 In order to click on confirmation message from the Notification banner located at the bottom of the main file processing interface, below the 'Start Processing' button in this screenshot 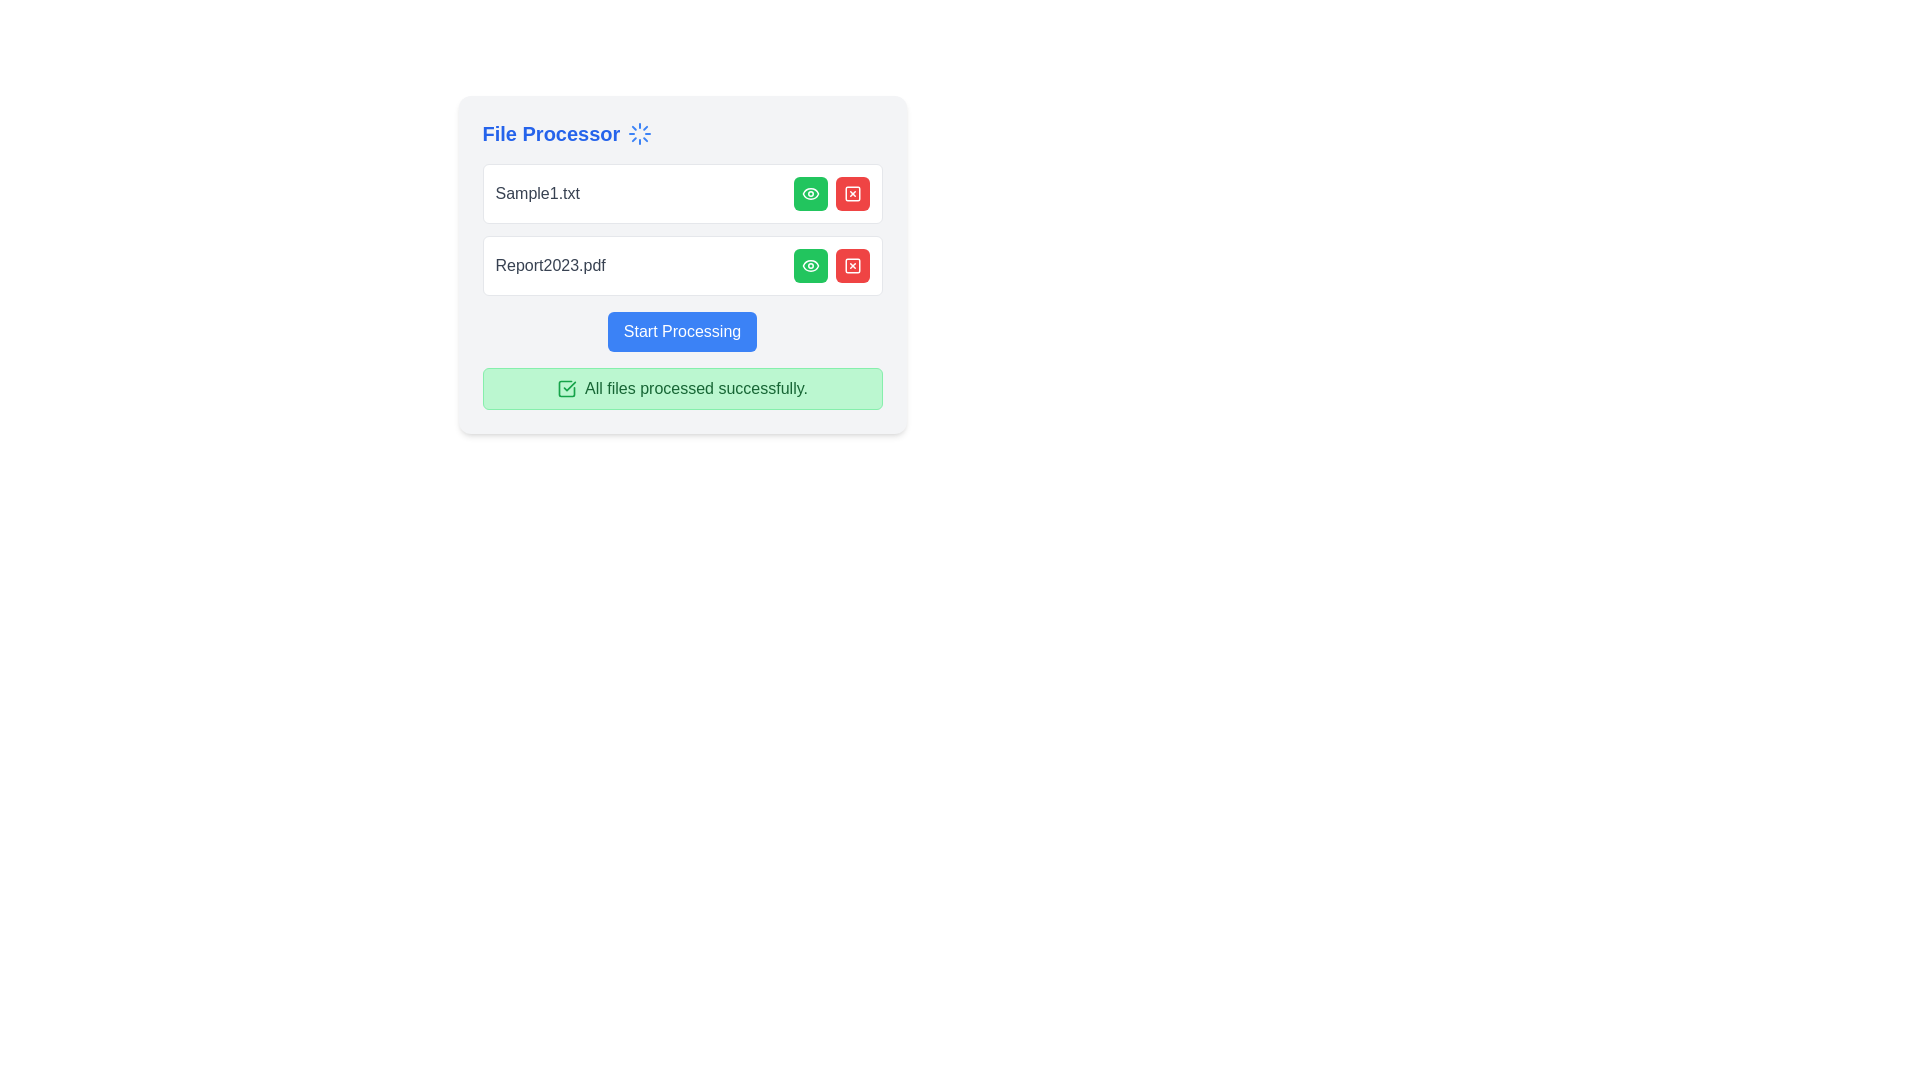, I will do `click(682, 389)`.